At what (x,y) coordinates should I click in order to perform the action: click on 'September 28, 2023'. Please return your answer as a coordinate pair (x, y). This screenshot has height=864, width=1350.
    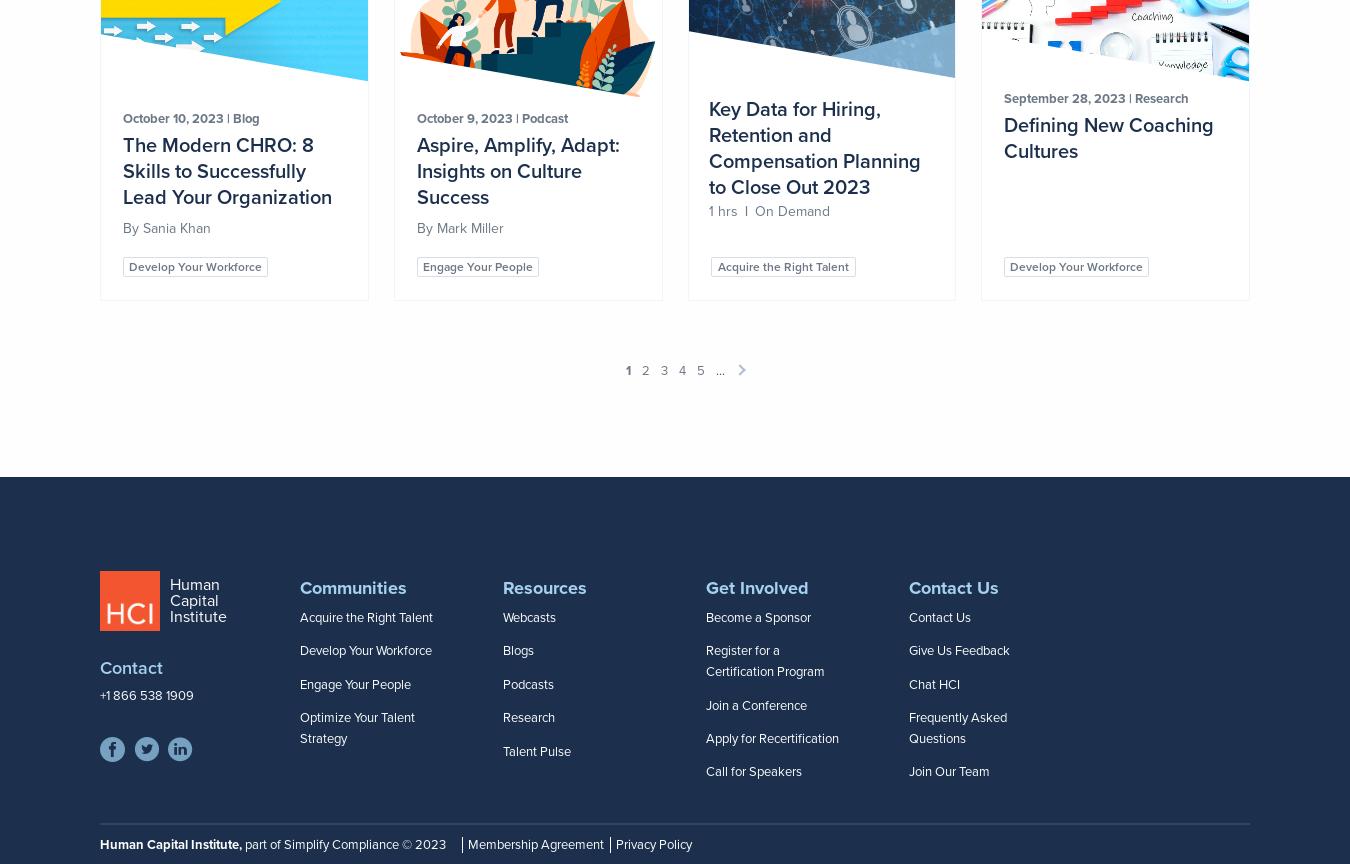
    Looking at the image, I should click on (1065, 97).